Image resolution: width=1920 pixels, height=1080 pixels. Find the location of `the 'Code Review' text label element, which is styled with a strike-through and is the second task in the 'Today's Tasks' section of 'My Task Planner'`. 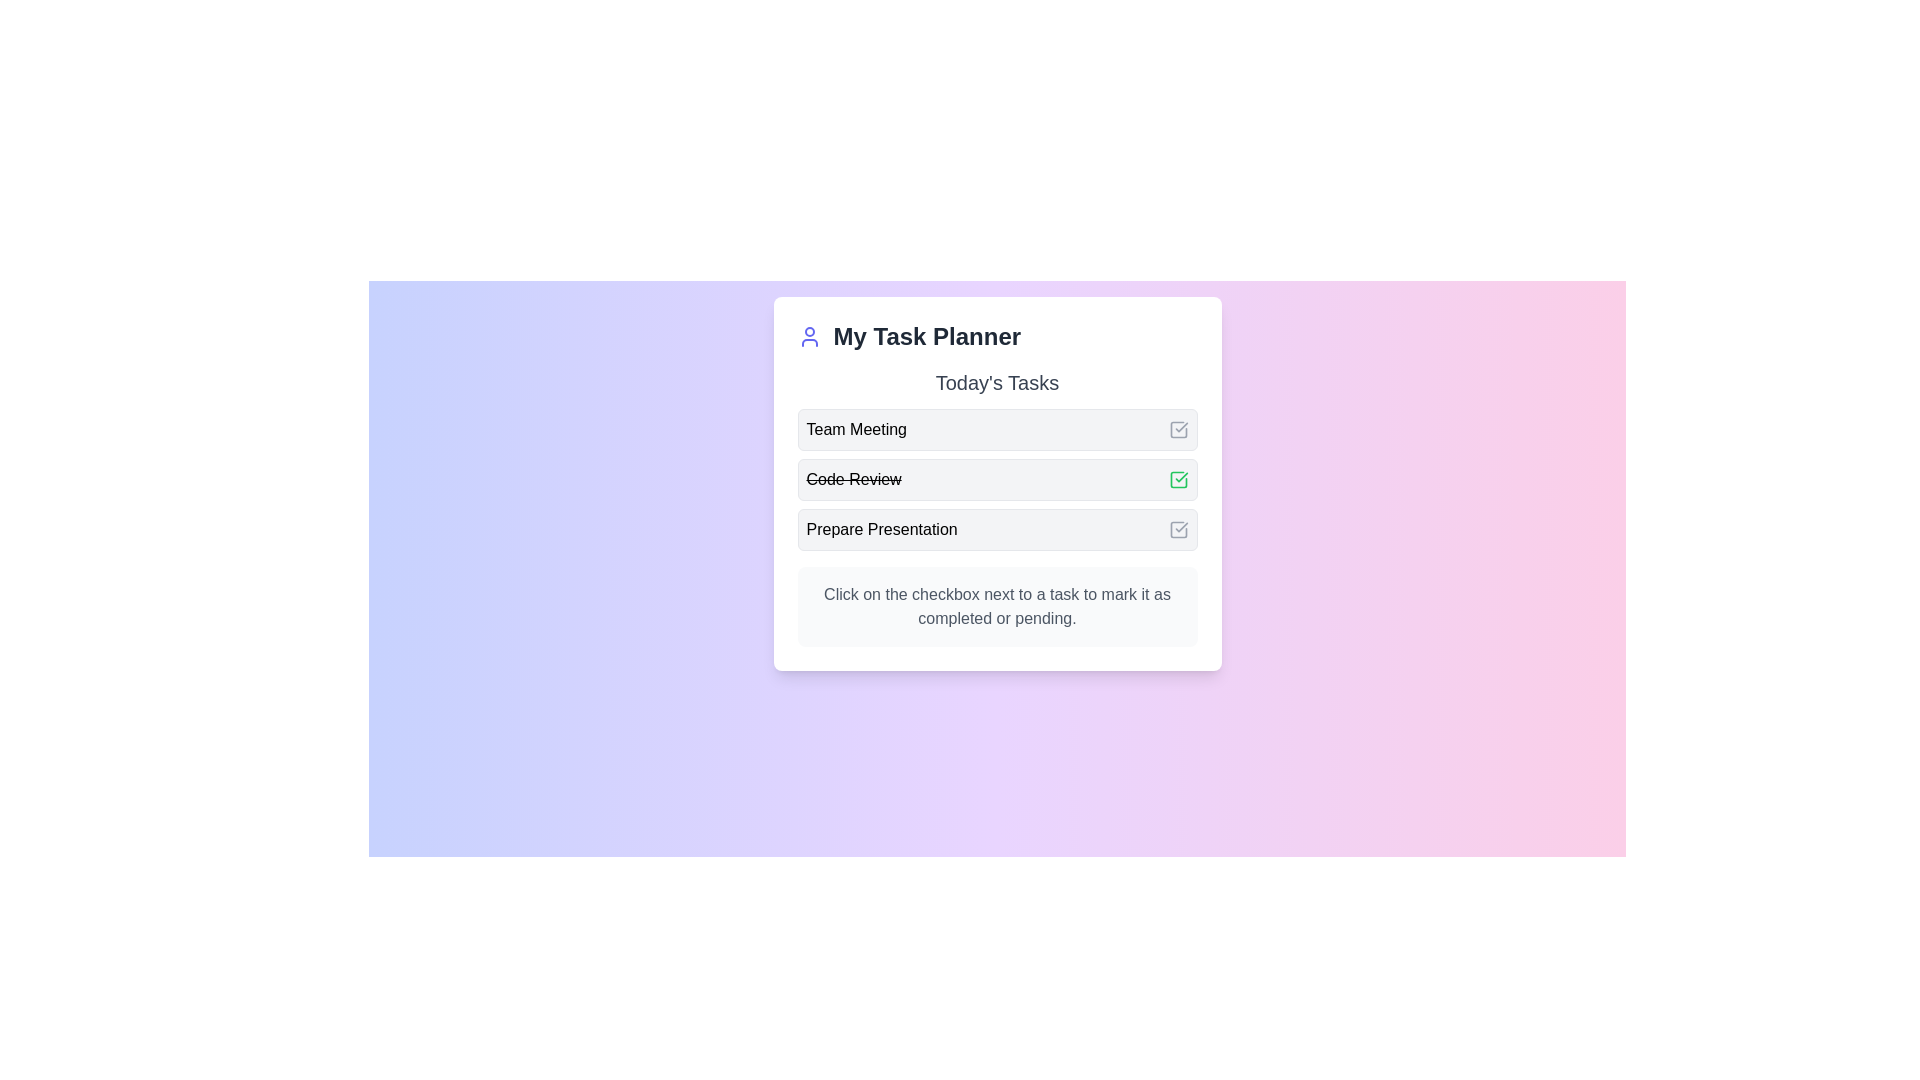

the 'Code Review' text label element, which is styled with a strike-through and is the second task in the 'Today's Tasks' section of 'My Task Planner' is located at coordinates (854, 479).